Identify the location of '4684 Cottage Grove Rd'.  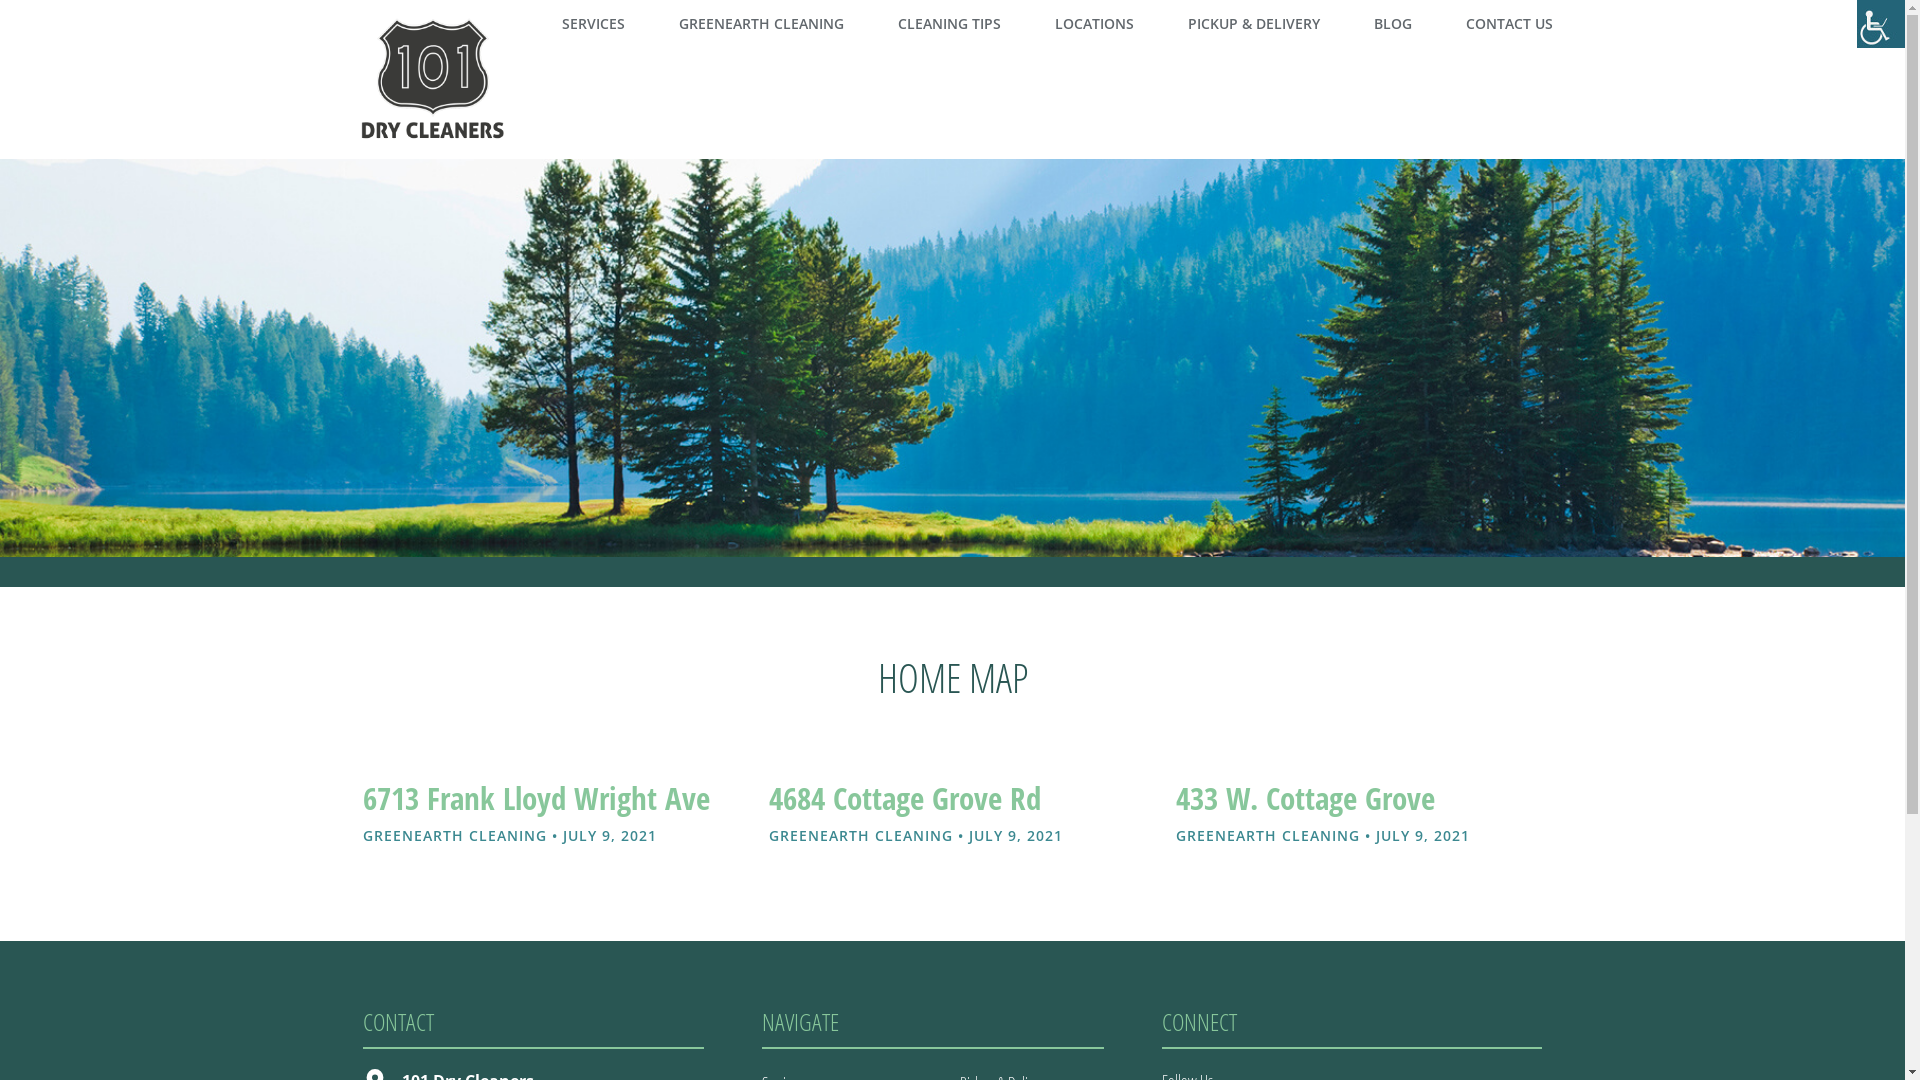
(904, 796).